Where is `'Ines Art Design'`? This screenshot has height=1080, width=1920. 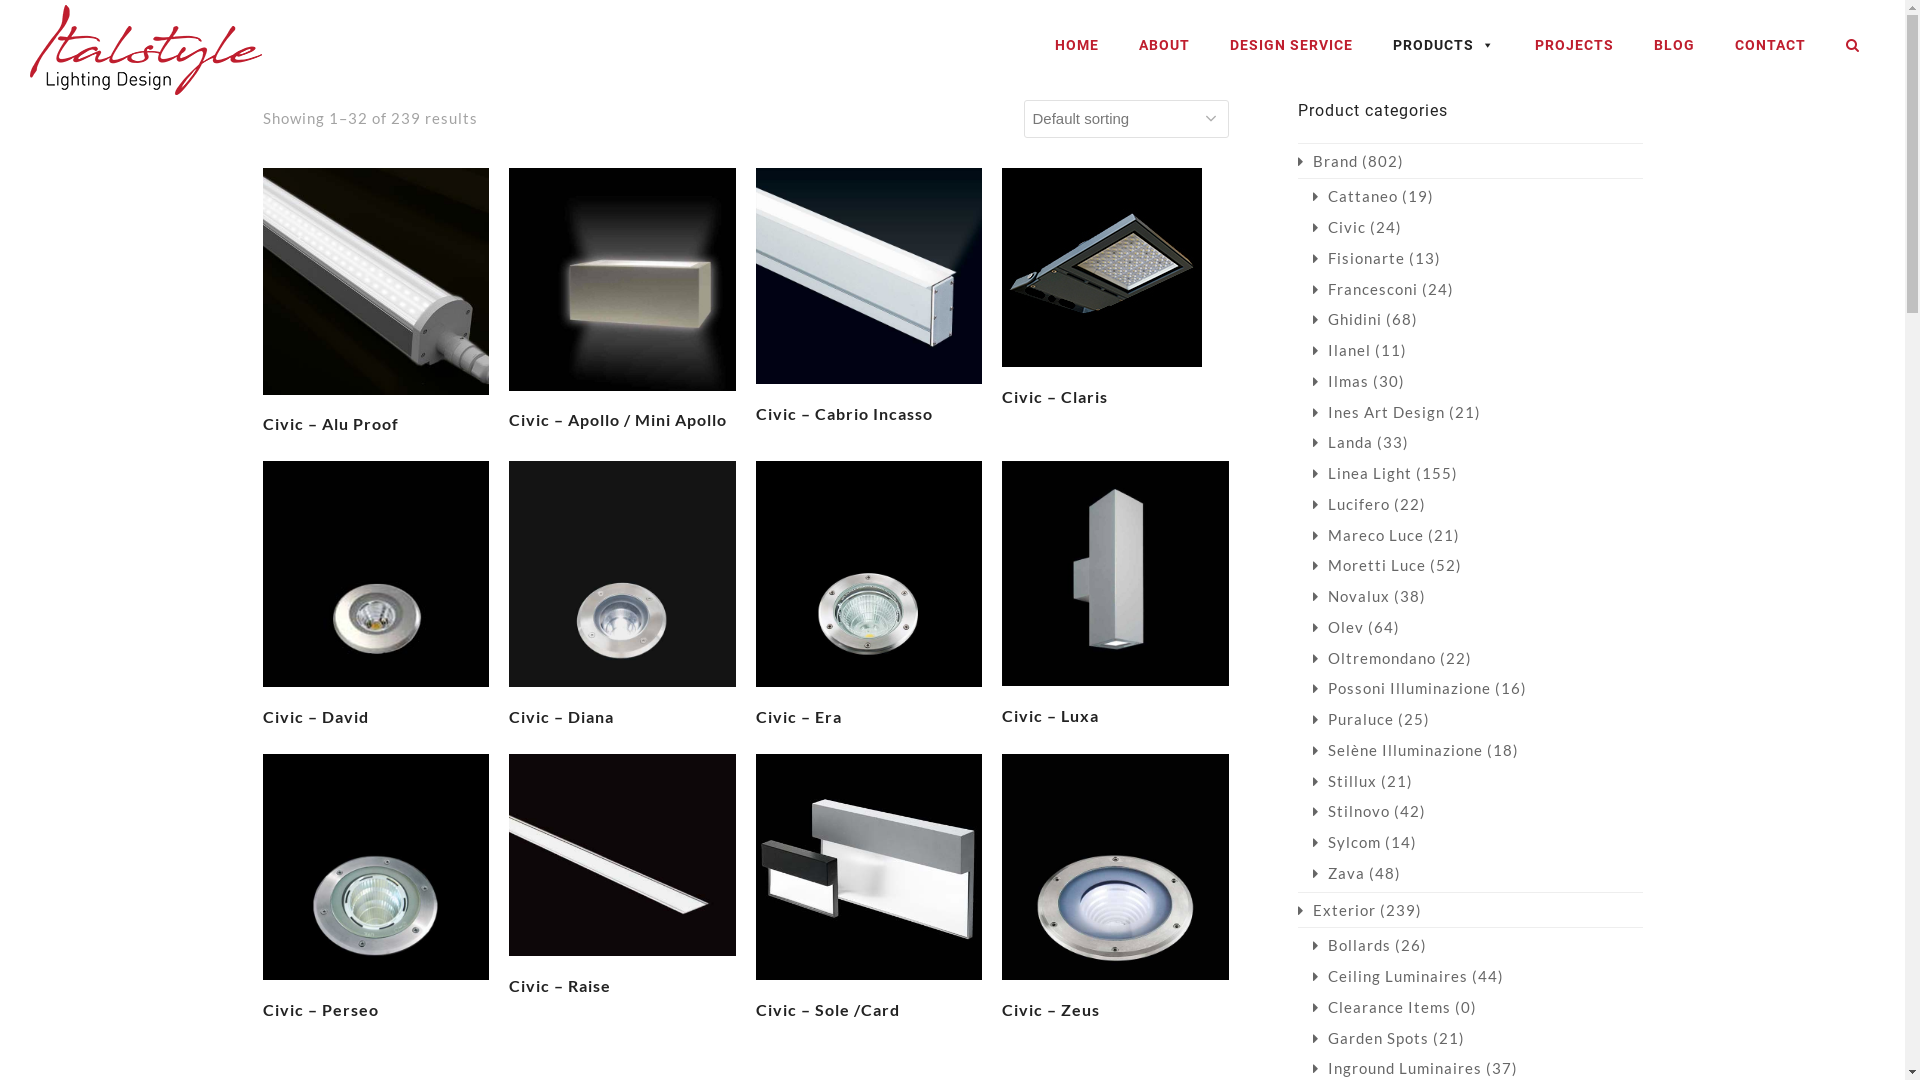 'Ines Art Design' is located at coordinates (1311, 411).